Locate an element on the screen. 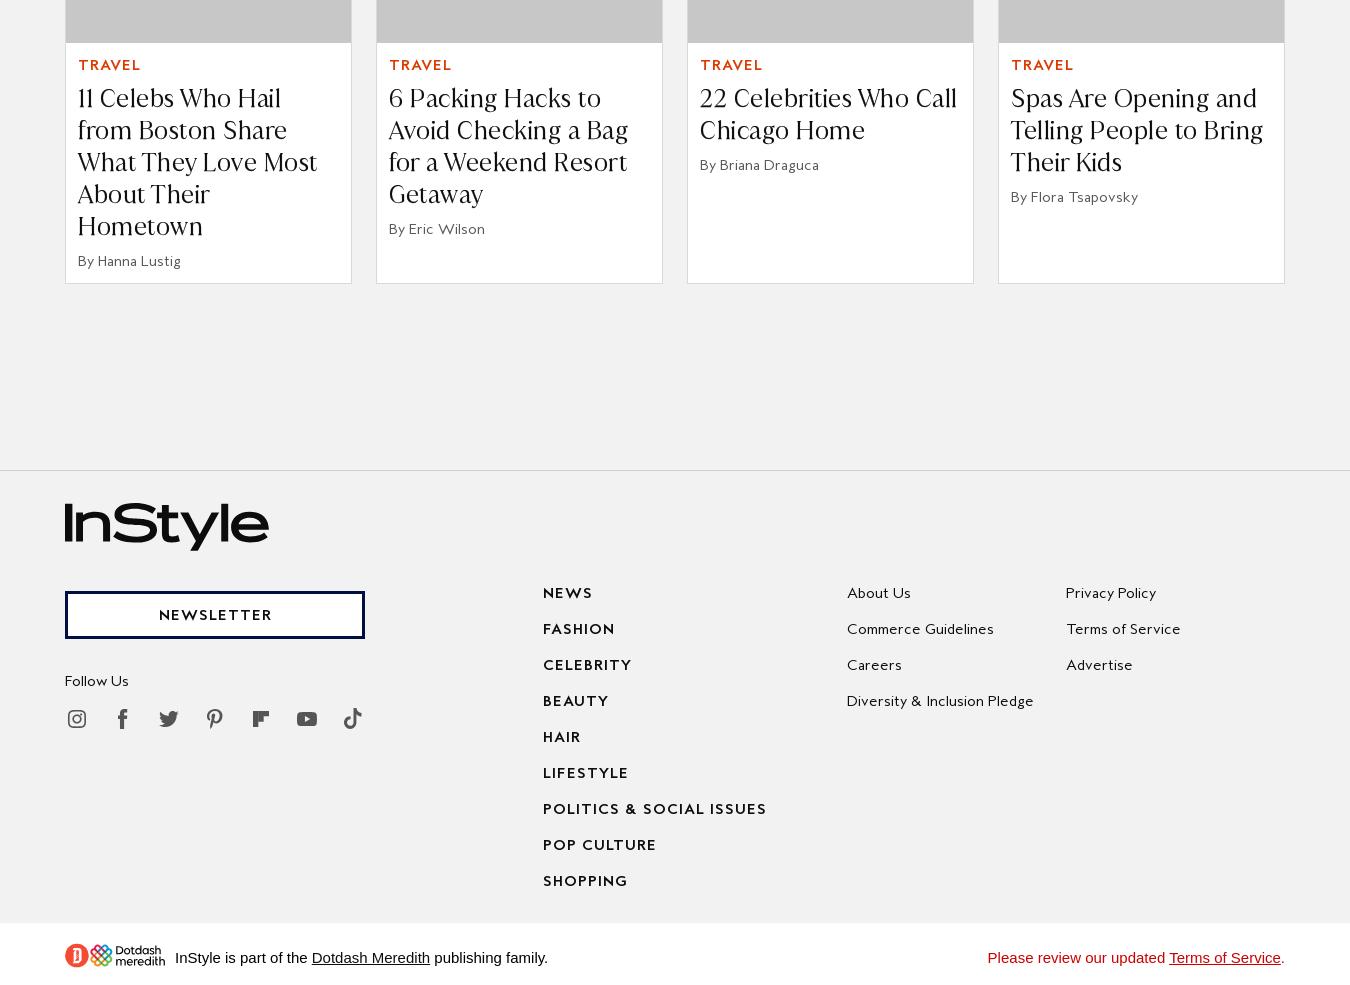 The height and width of the screenshot is (985, 1350). '.' is located at coordinates (1282, 956).